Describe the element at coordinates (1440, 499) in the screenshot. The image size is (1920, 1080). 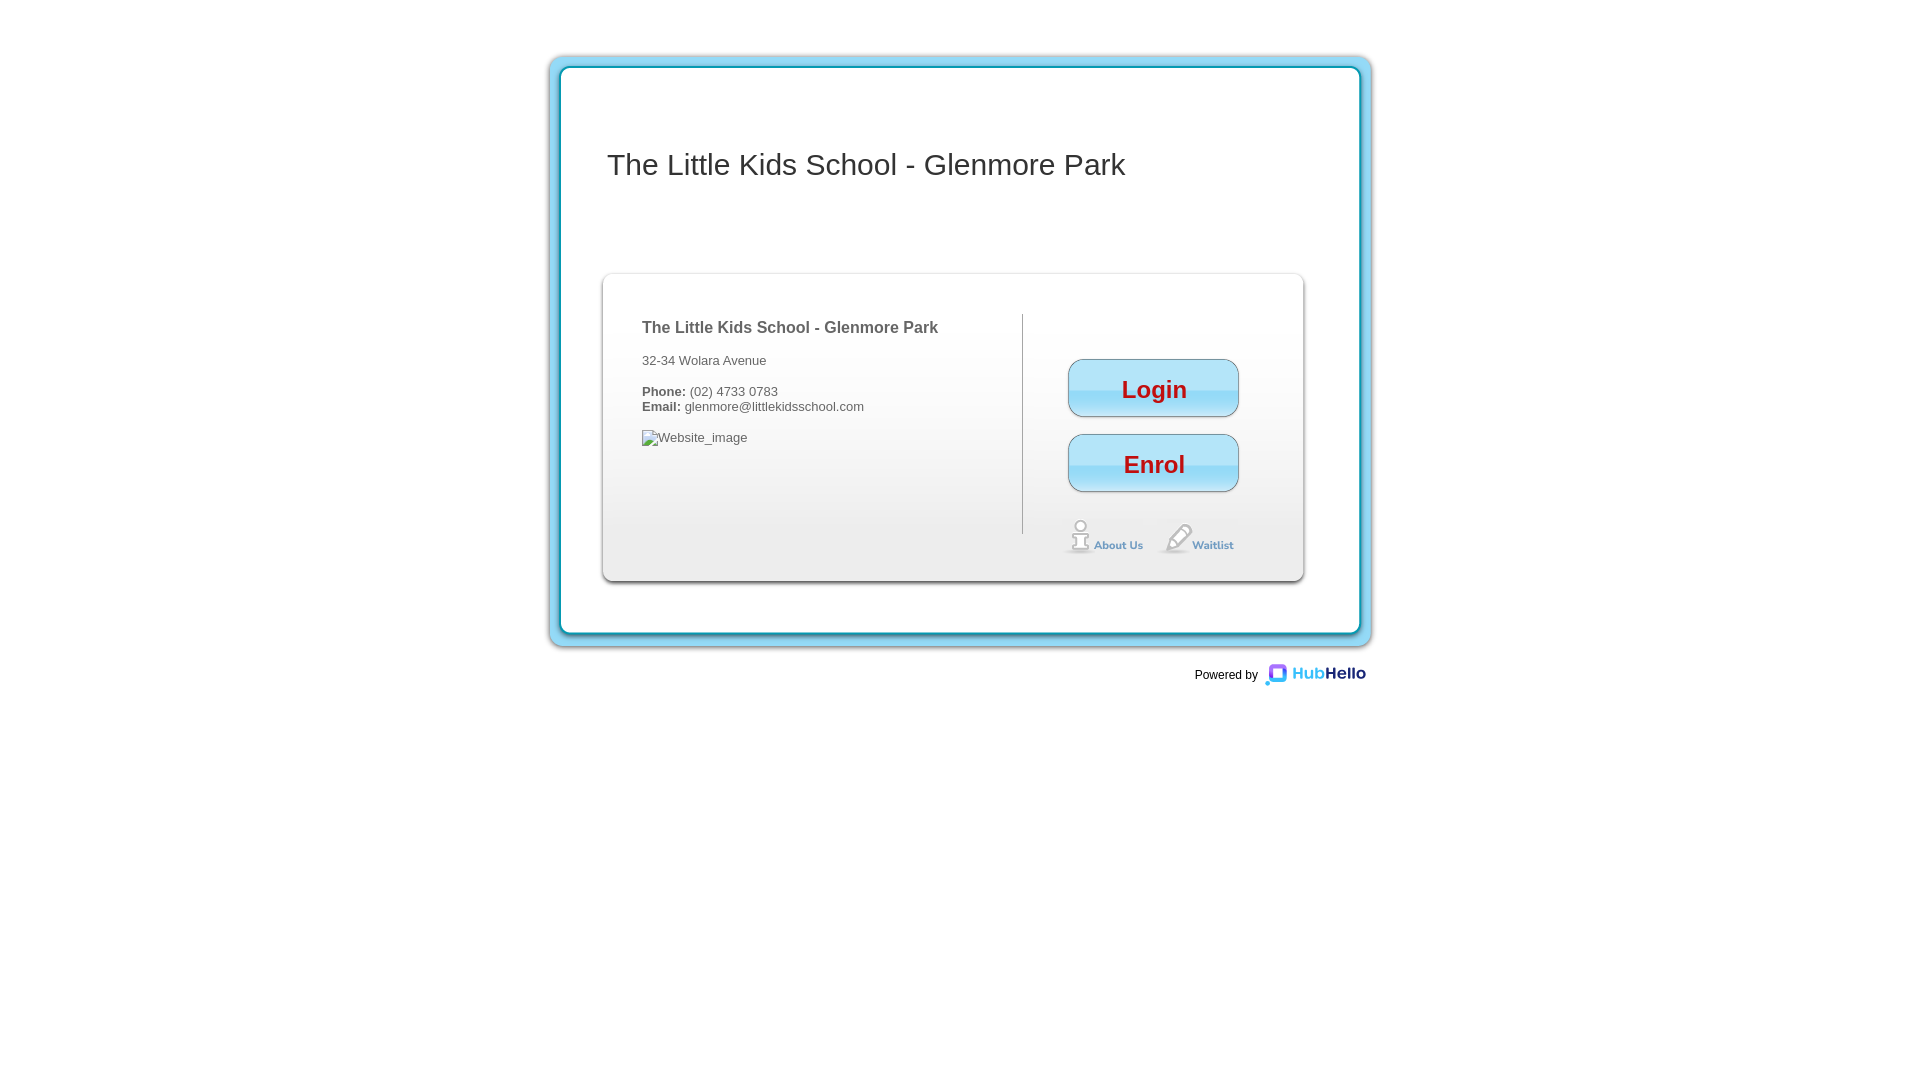
I see `'Back'` at that location.